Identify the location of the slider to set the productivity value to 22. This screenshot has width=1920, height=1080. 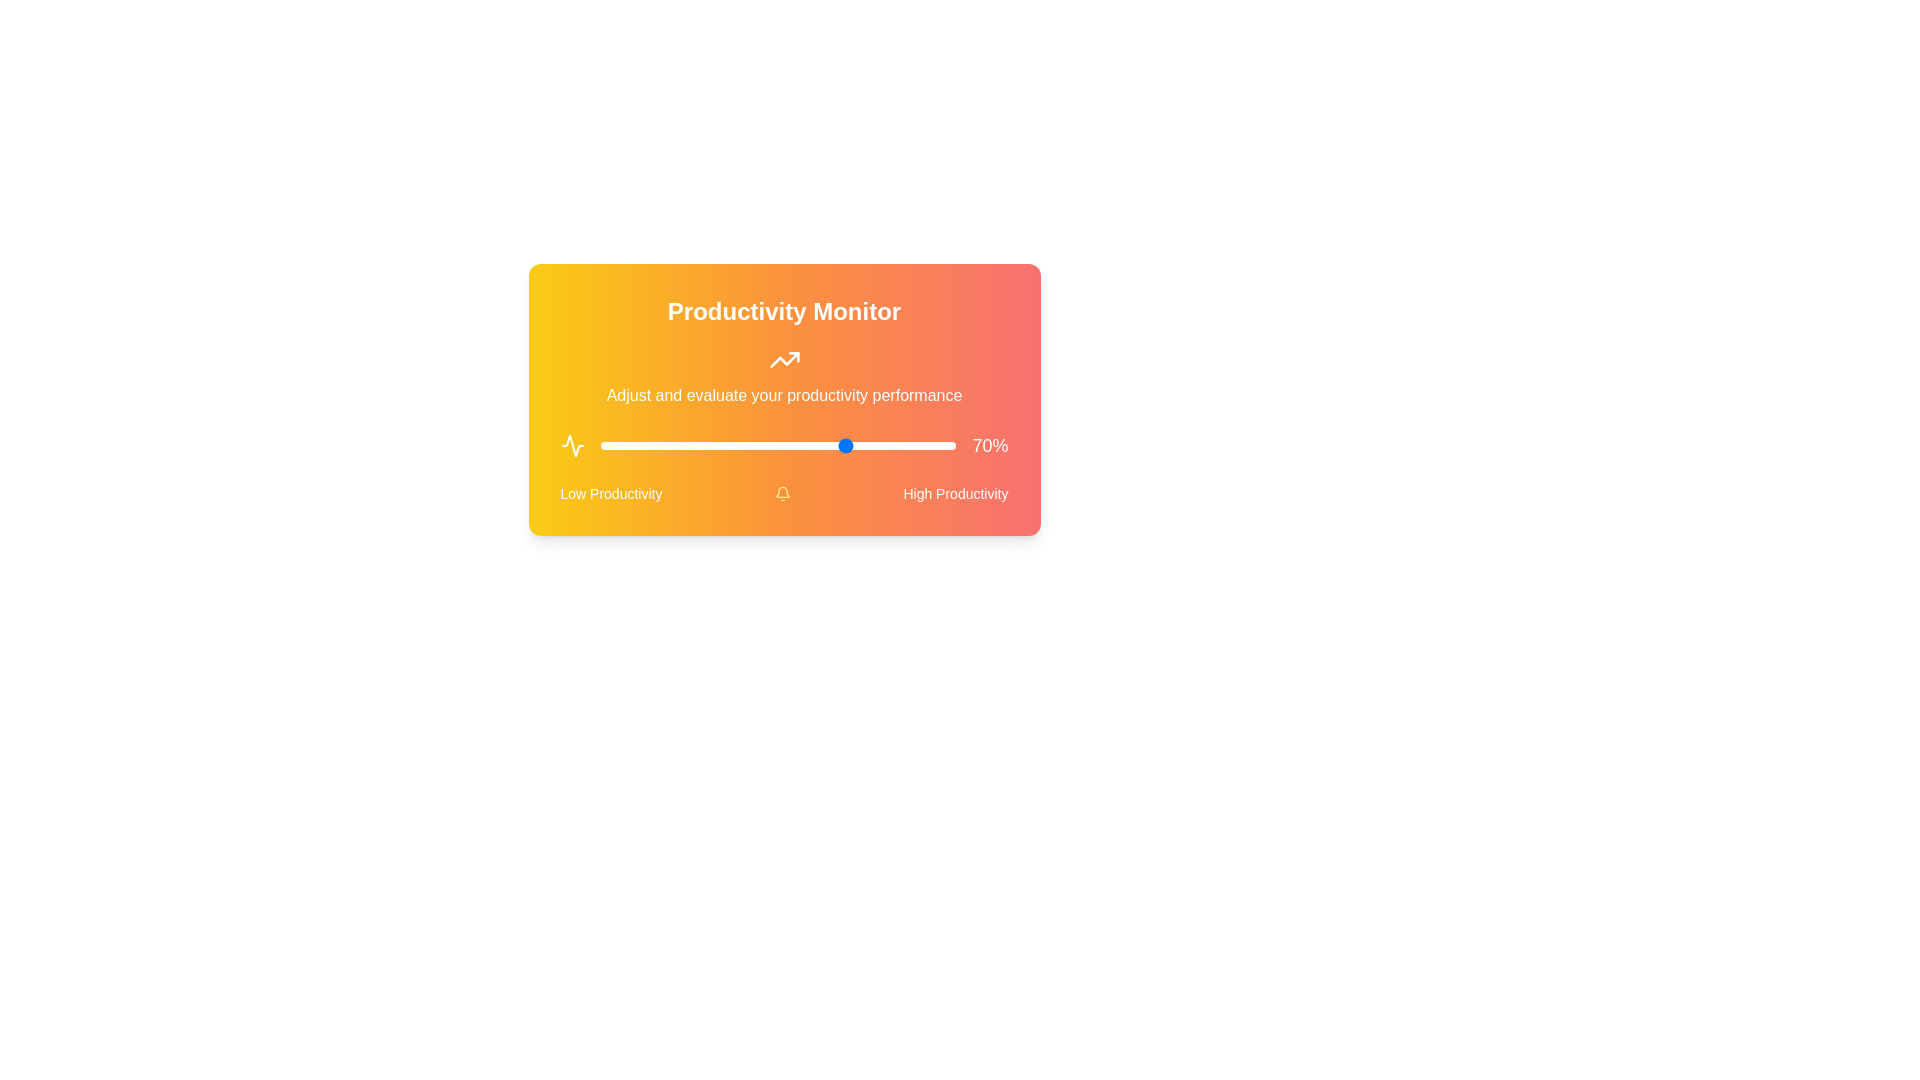
(678, 445).